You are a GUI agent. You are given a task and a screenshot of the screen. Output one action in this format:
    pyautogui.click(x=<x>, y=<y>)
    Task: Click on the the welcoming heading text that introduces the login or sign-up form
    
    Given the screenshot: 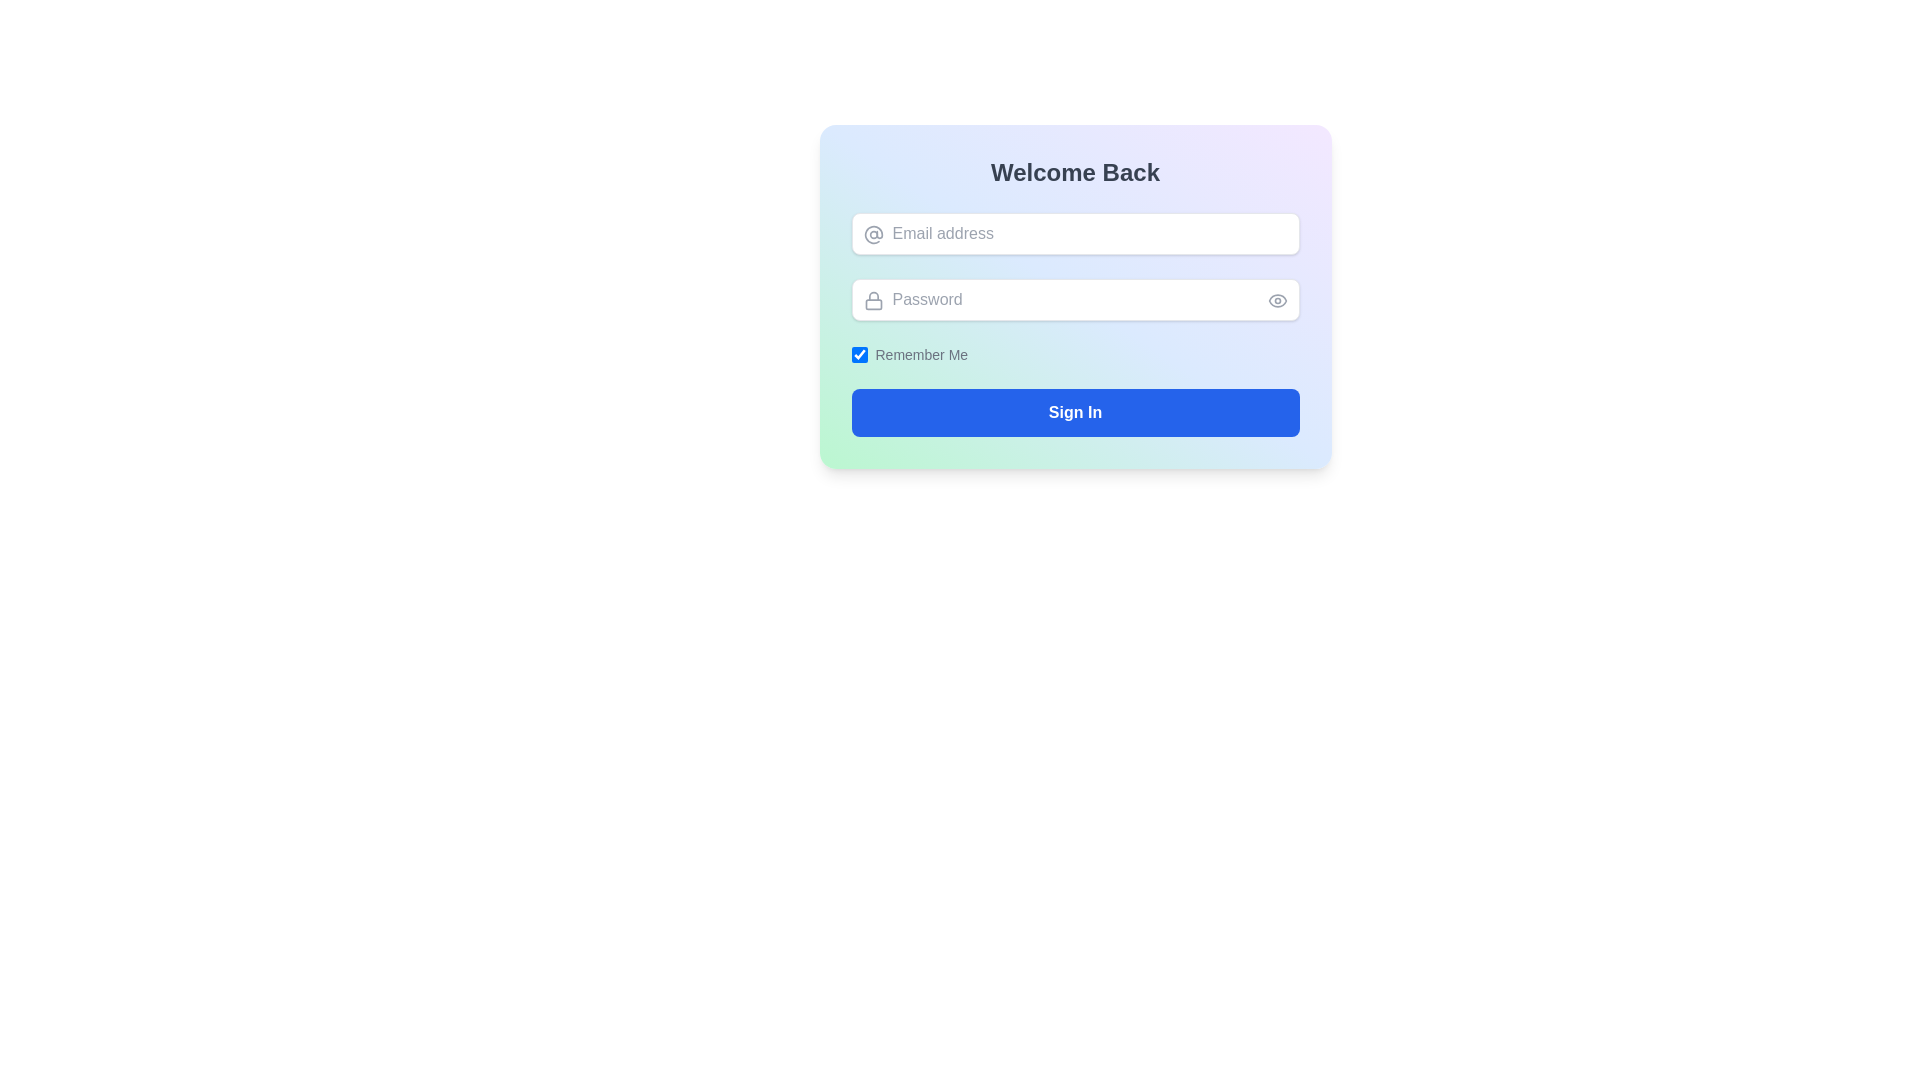 What is the action you would take?
    pyautogui.click(x=1074, y=172)
    